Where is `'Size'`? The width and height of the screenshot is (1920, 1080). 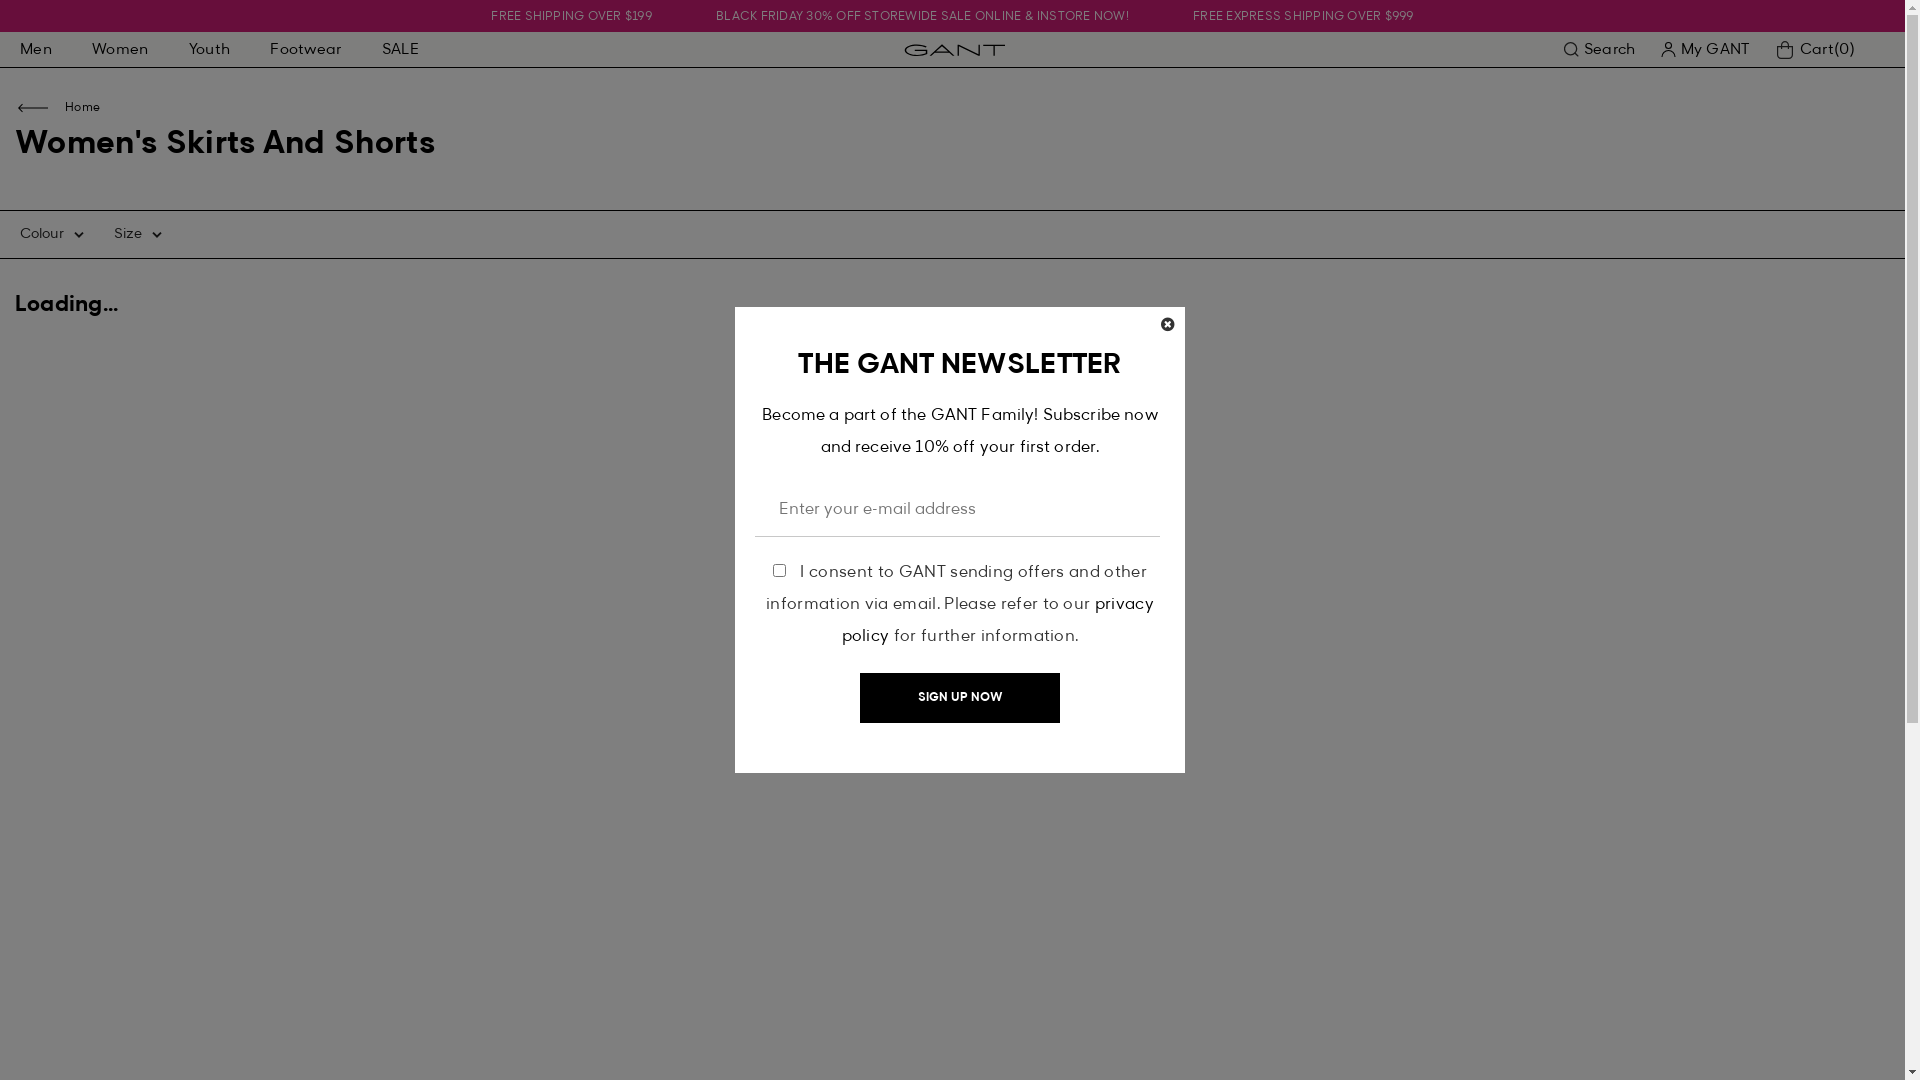
'Size' is located at coordinates (137, 233).